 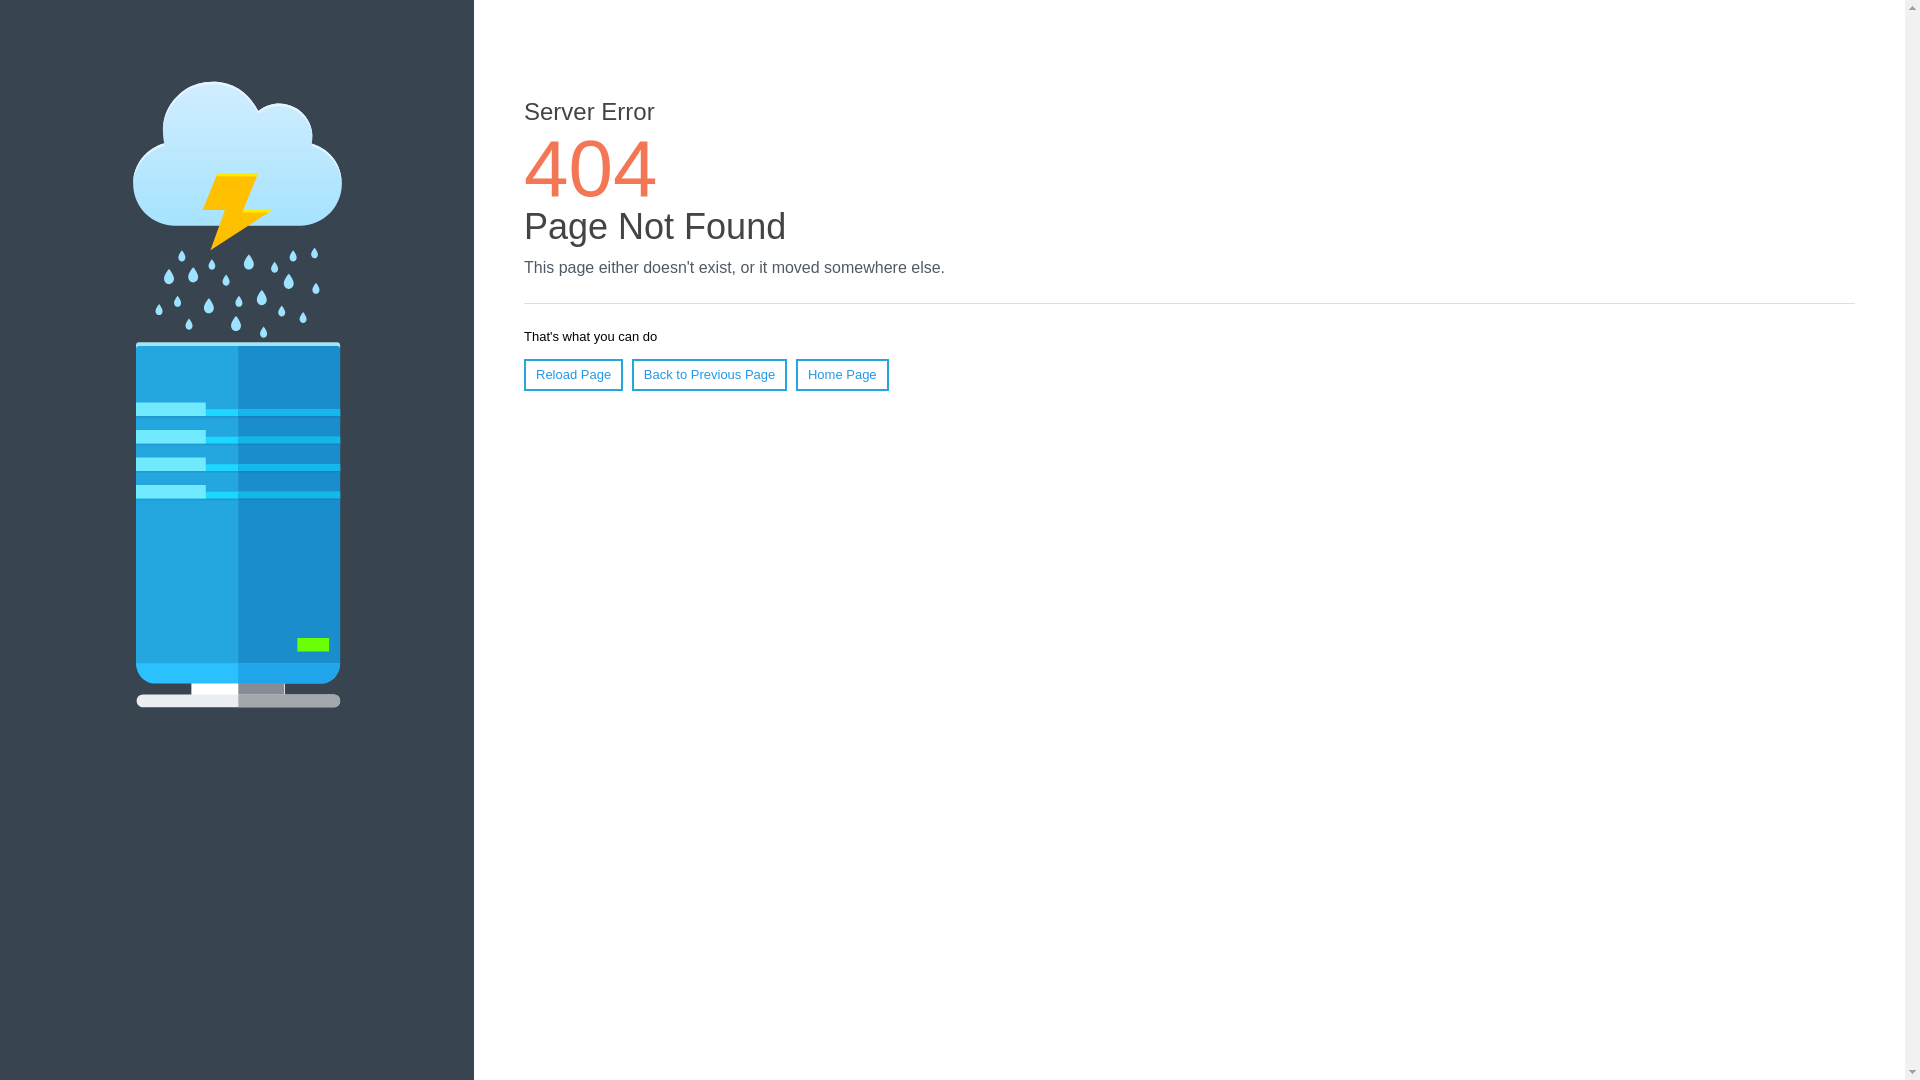 What do you see at coordinates (795, 374) in the screenshot?
I see `'Home Page'` at bounding box center [795, 374].